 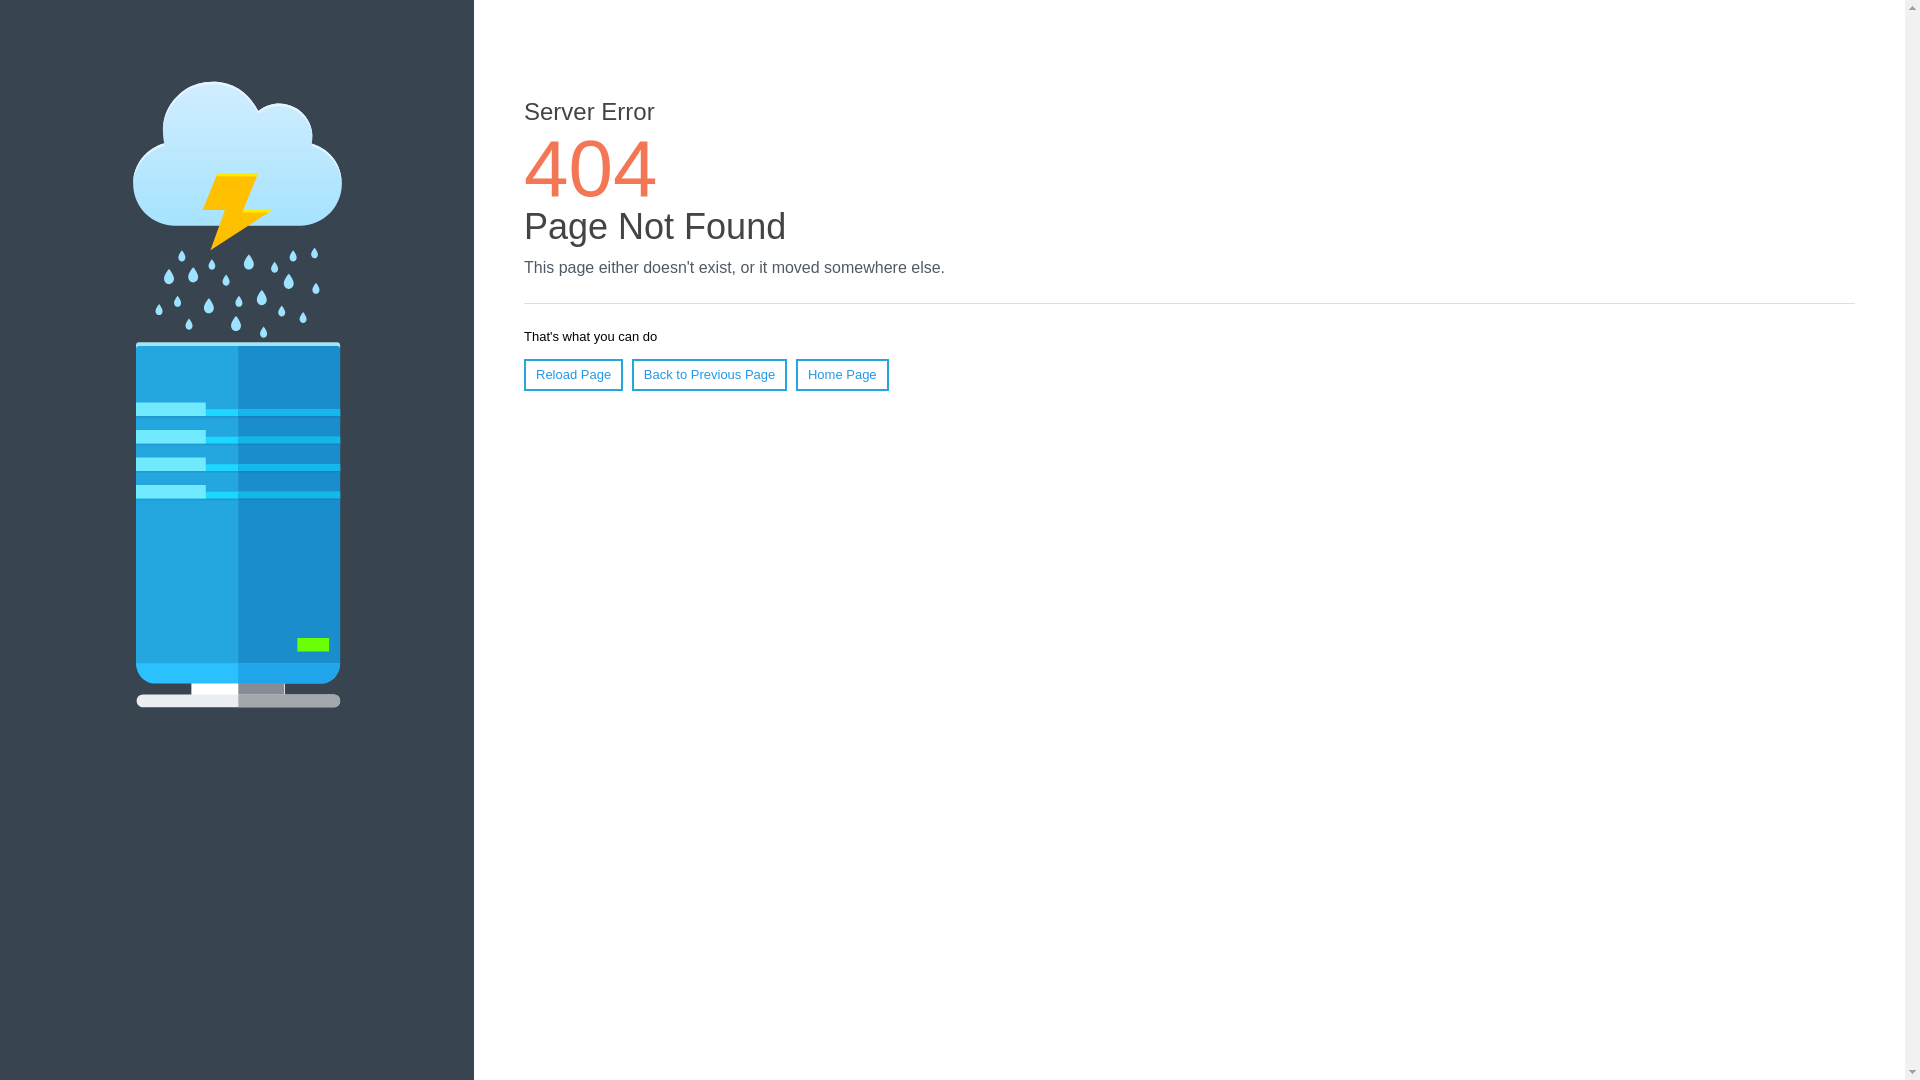 What do you see at coordinates (795, 374) in the screenshot?
I see `'Home Page'` at bounding box center [795, 374].